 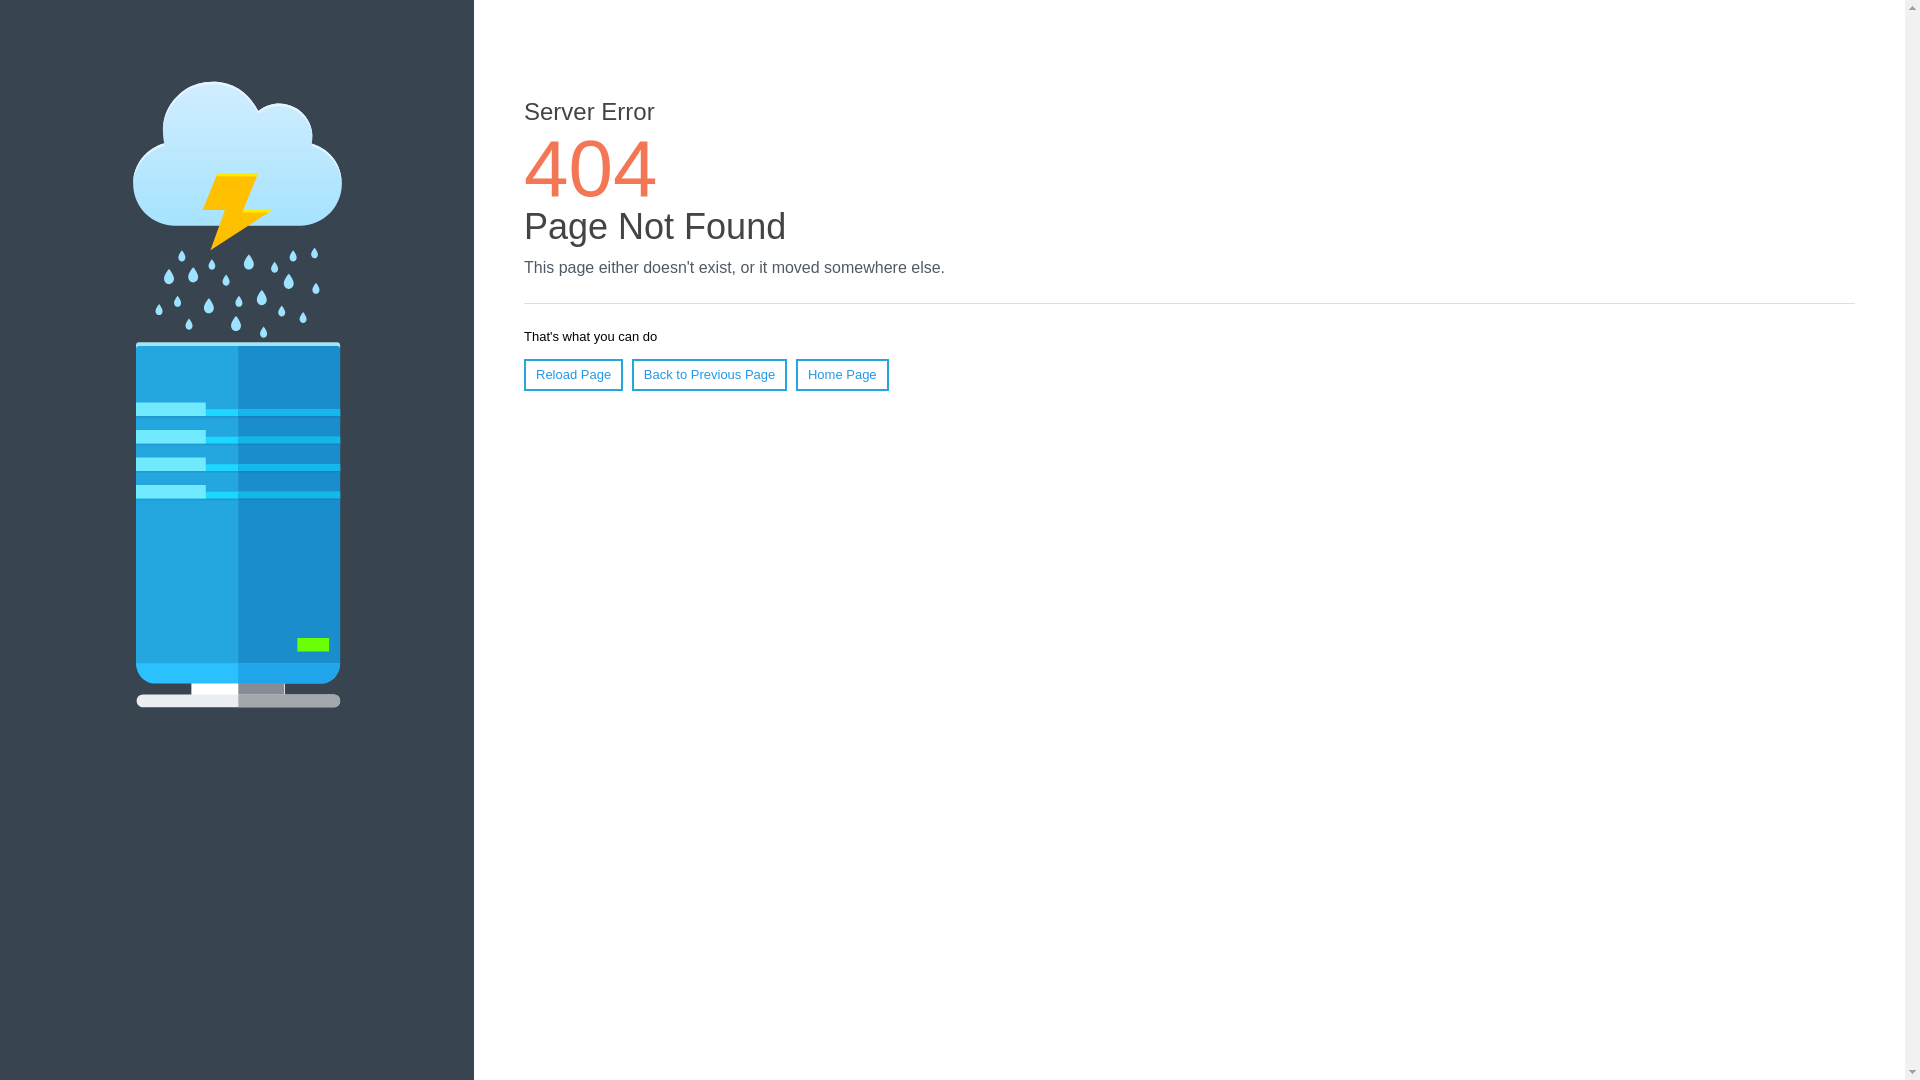 What do you see at coordinates (795, 374) in the screenshot?
I see `'Home Page'` at bounding box center [795, 374].